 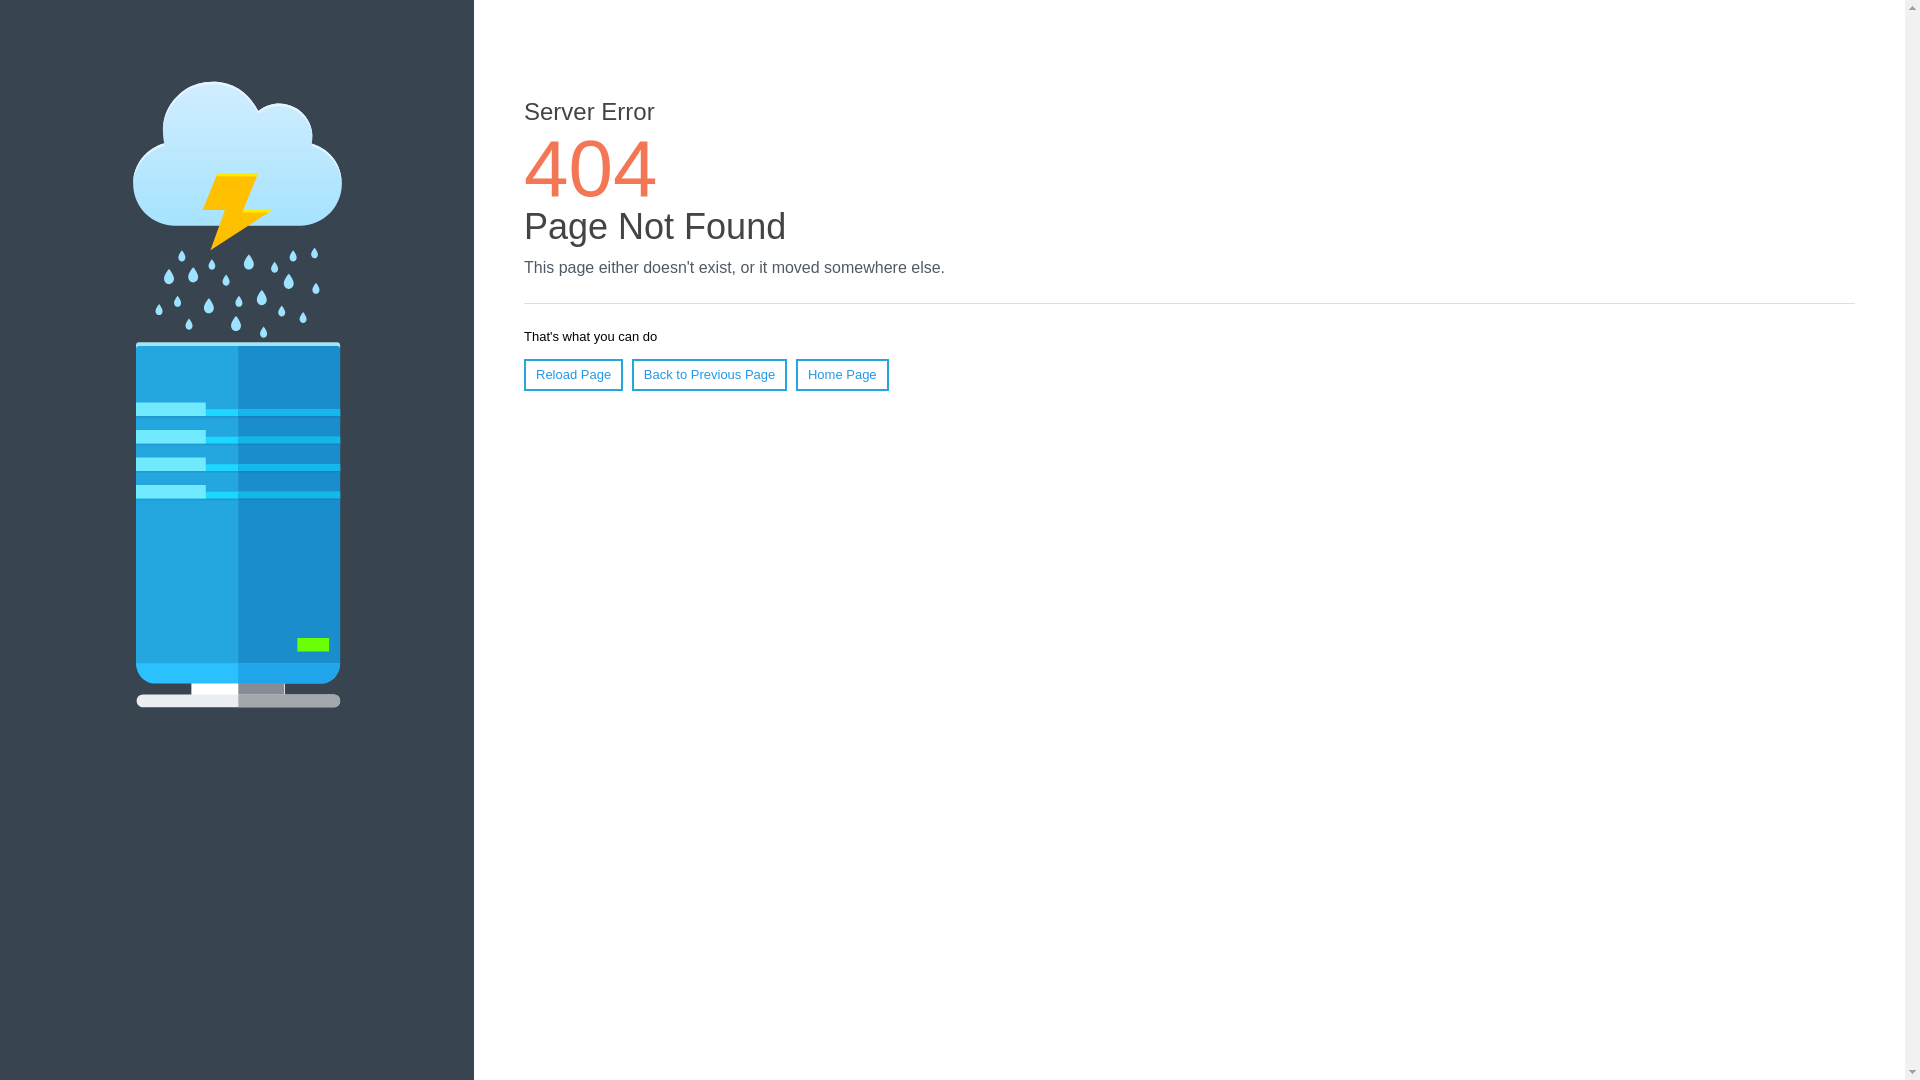 What do you see at coordinates (795, 374) in the screenshot?
I see `'Home Page'` at bounding box center [795, 374].